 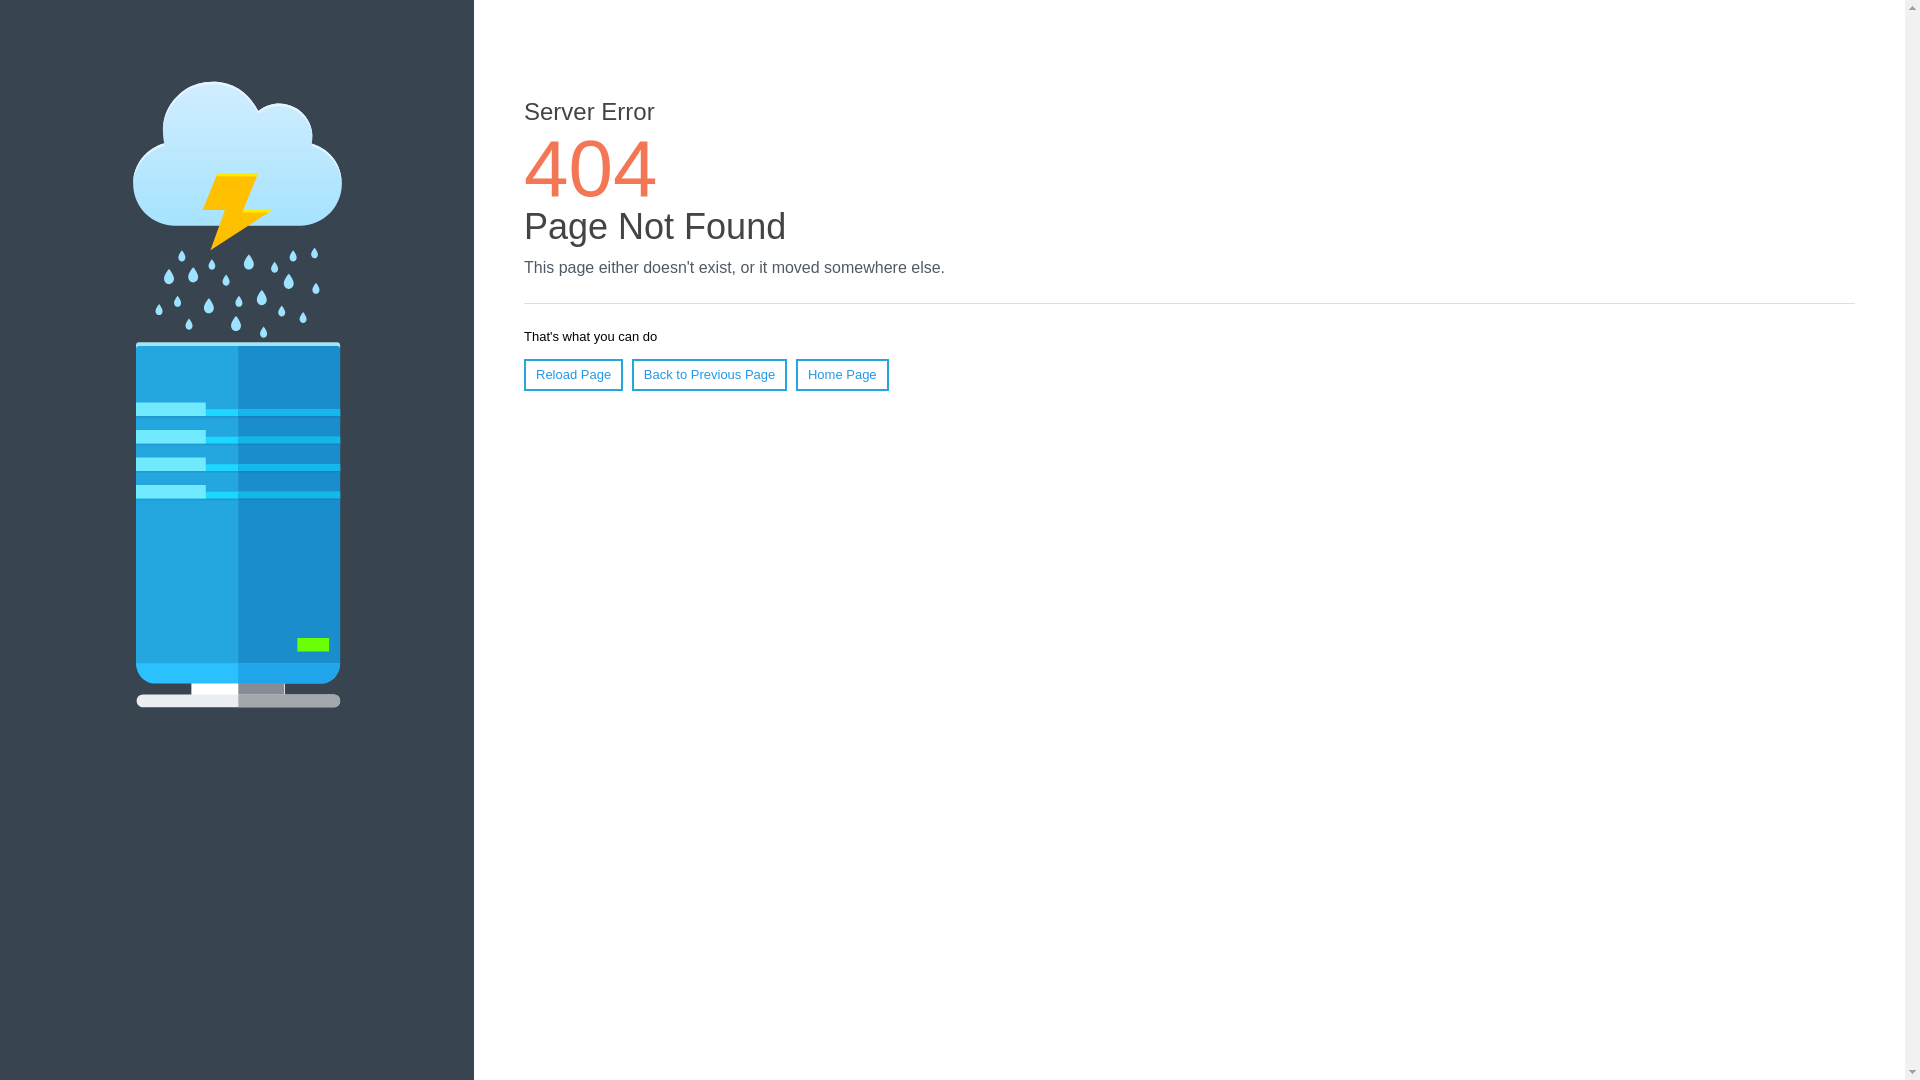 What do you see at coordinates (795, 374) in the screenshot?
I see `'Home Page'` at bounding box center [795, 374].